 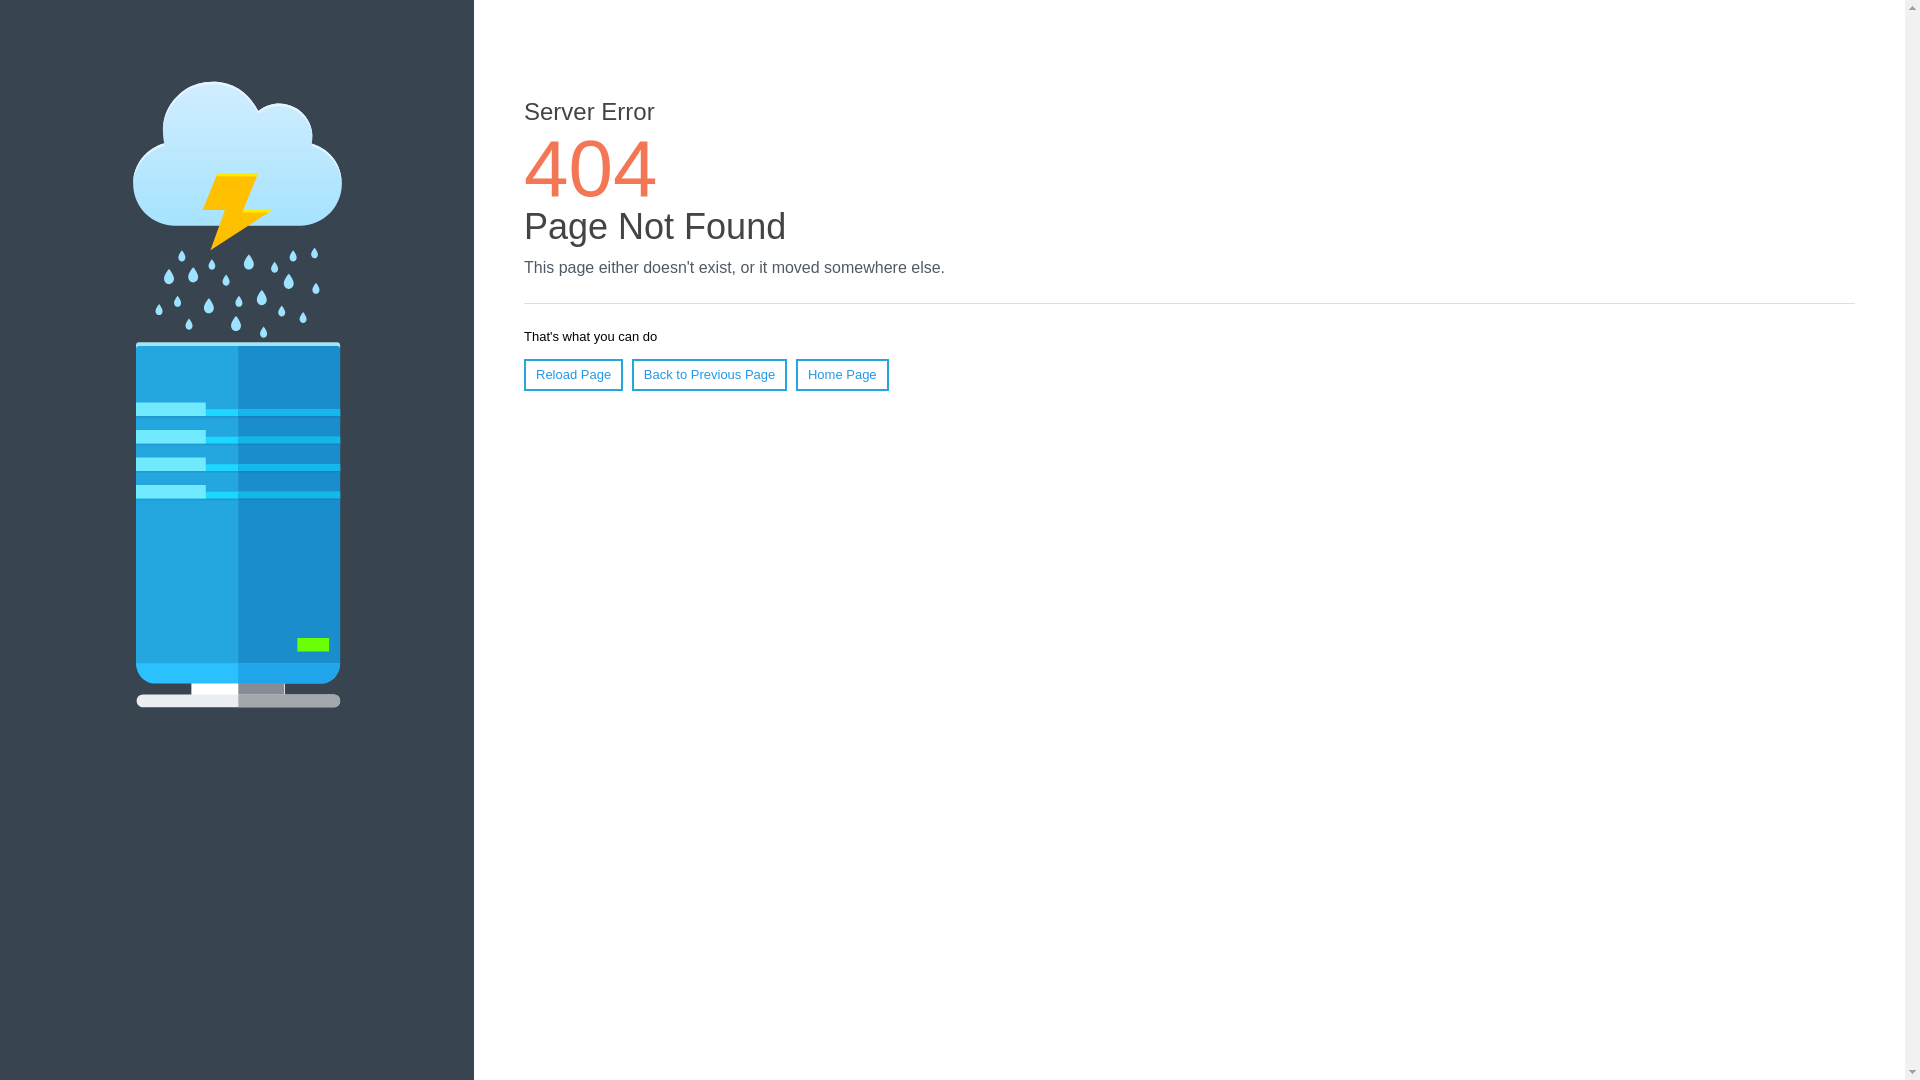 What do you see at coordinates (795, 374) in the screenshot?
I see `'Home Page'` at bounding box center [795, 374].